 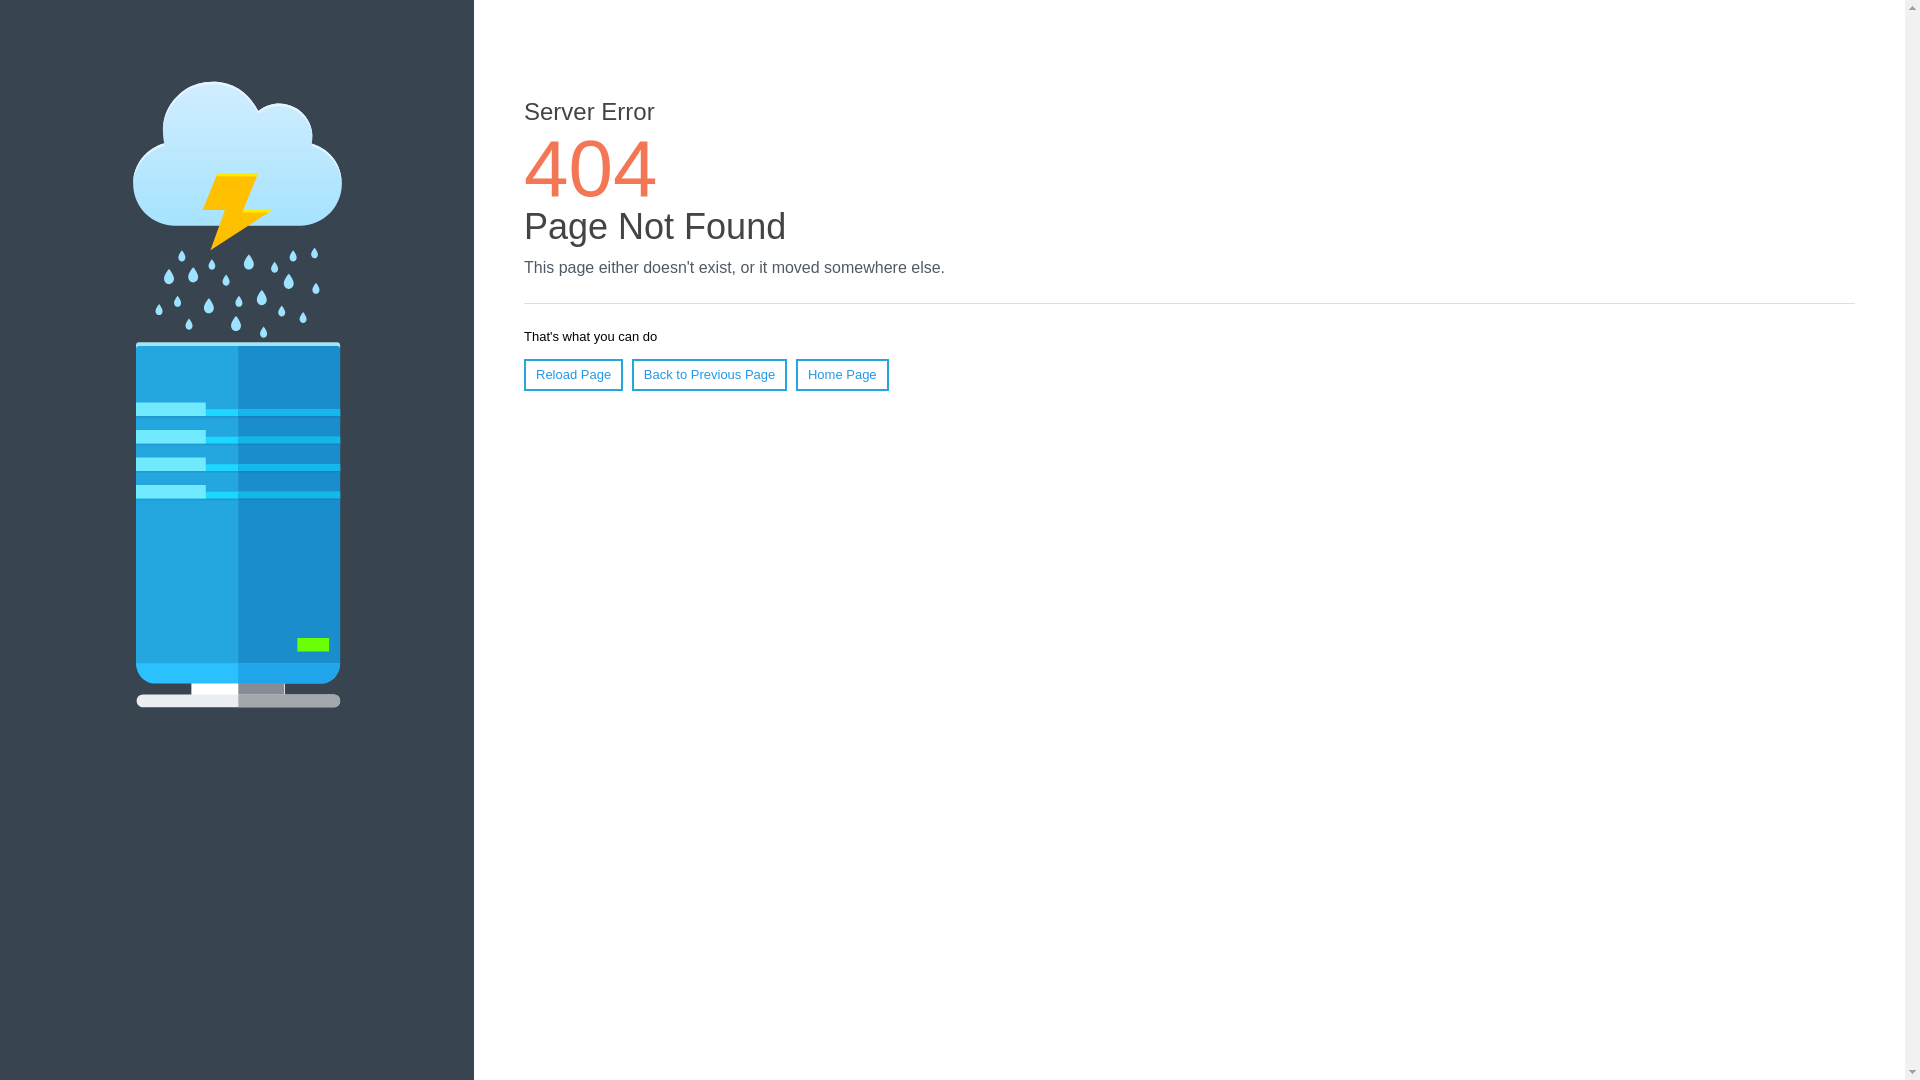 What do you see at coordinates (795, 374) in the screenshot?
I see `'Home Page'` at bounding box center [795, 374].